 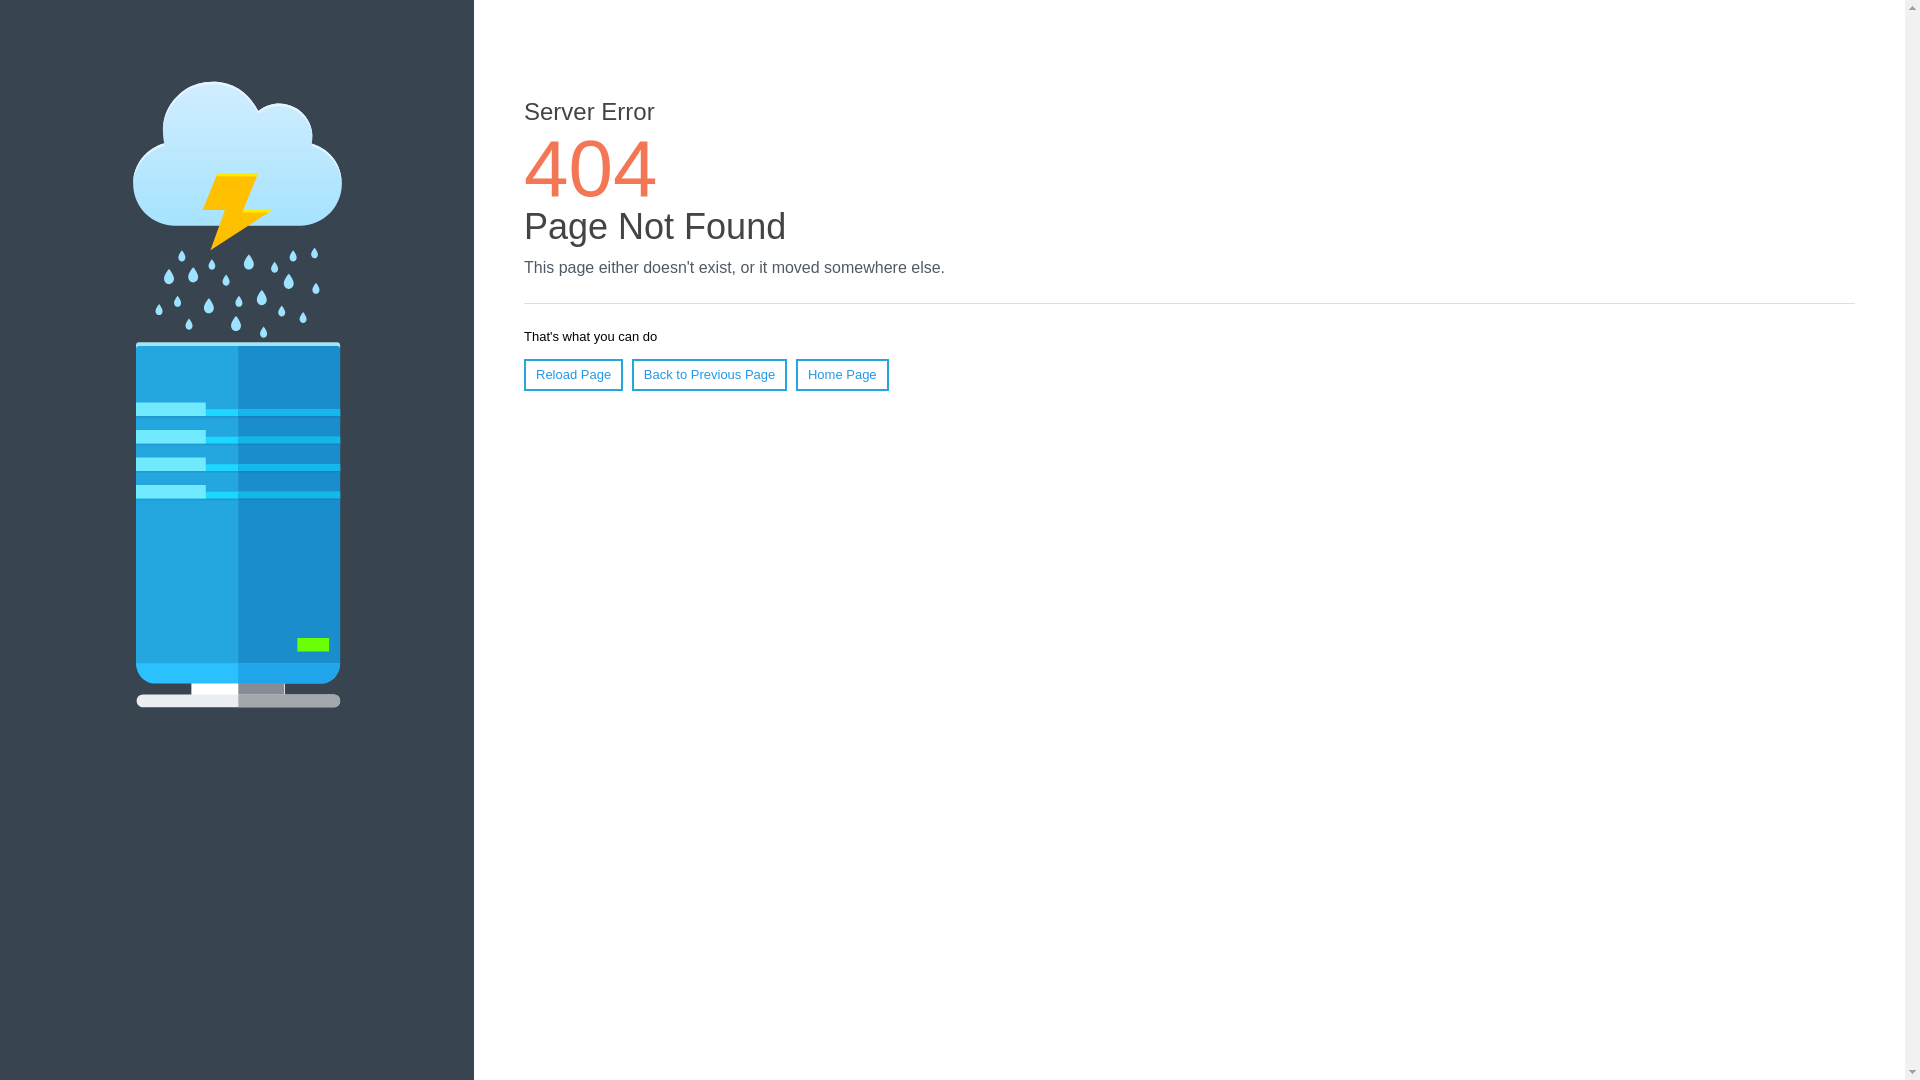 What do you see at coordinates (795, 374) in the screenshot?
I see `'Home Page'` at bounding box center [795, 374].